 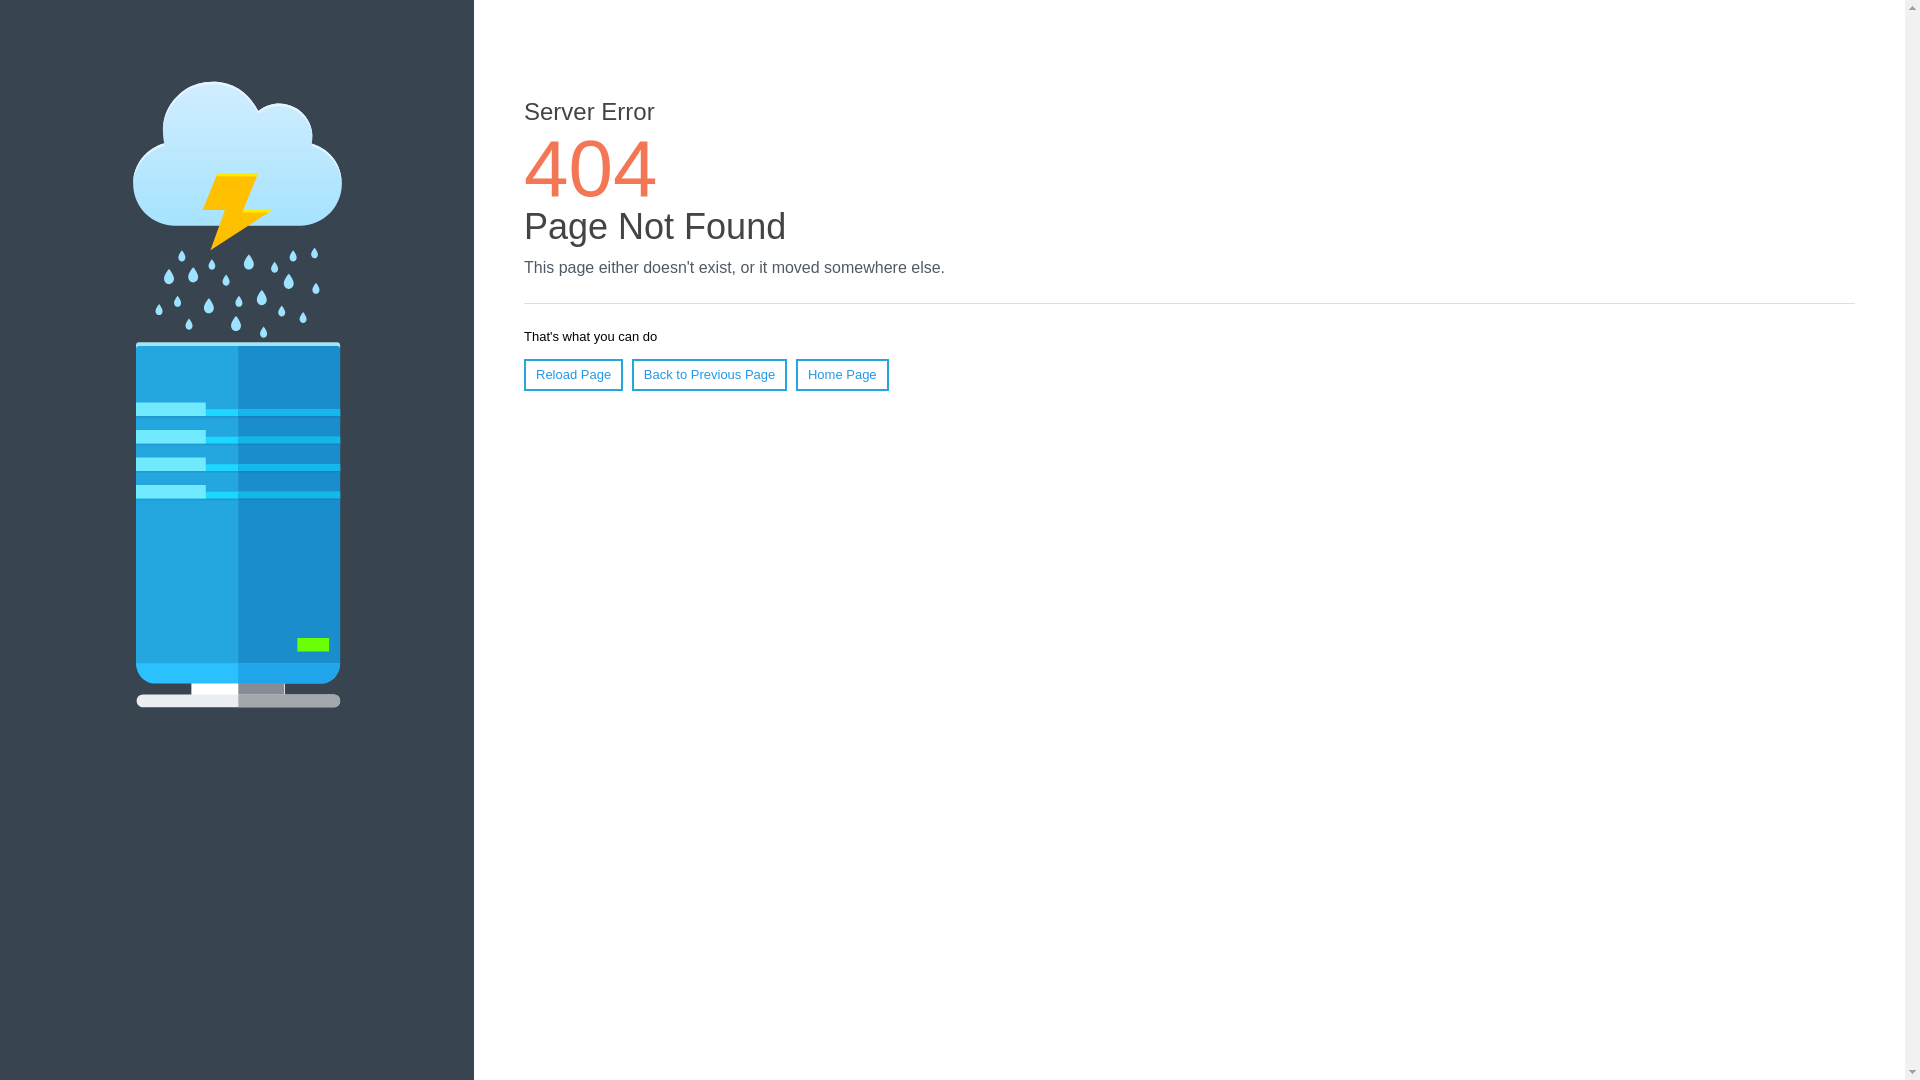 What do you see at coordinates (795, 374) in the screenshot?
I see `'Home Page'` at bounding box center [795, 374].